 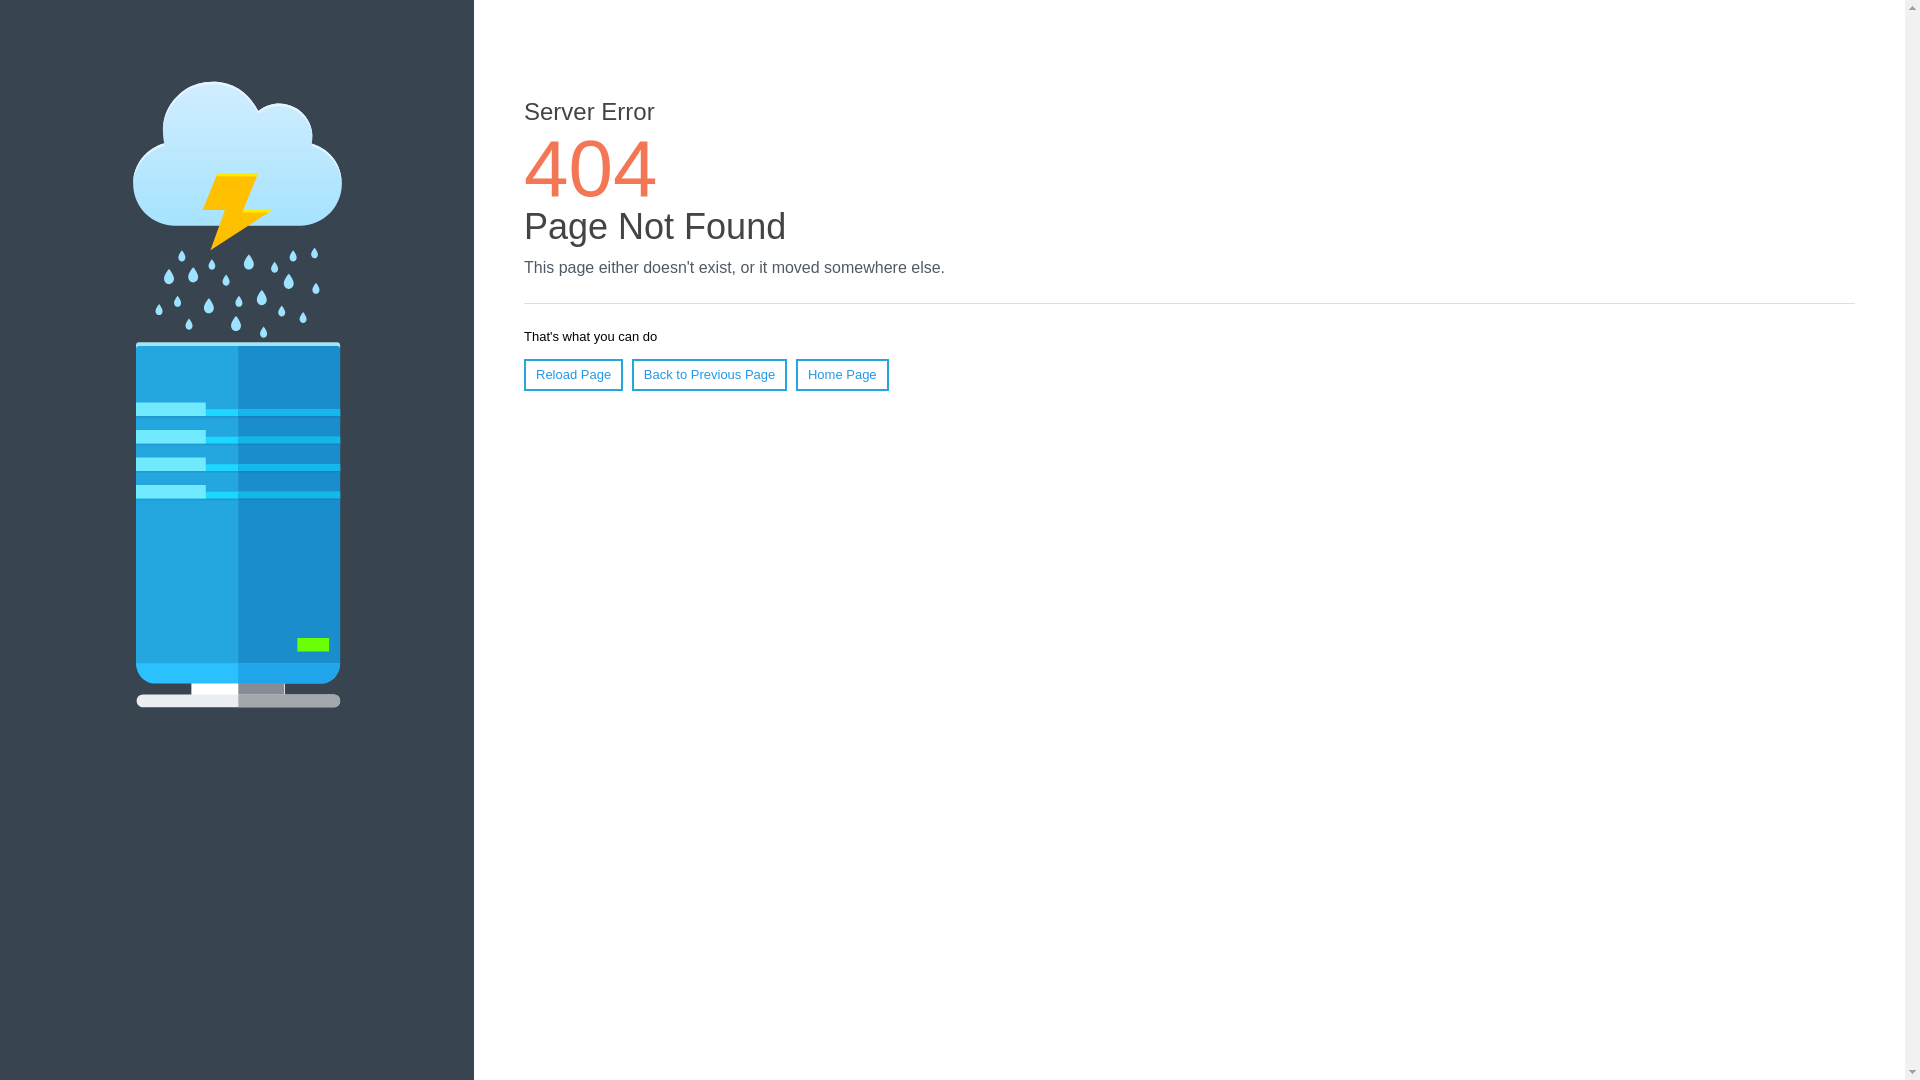 What do you see at coordinates (795, 374) in the screenshot?
I see `'Home Page'` at bounding box center [795, 374].